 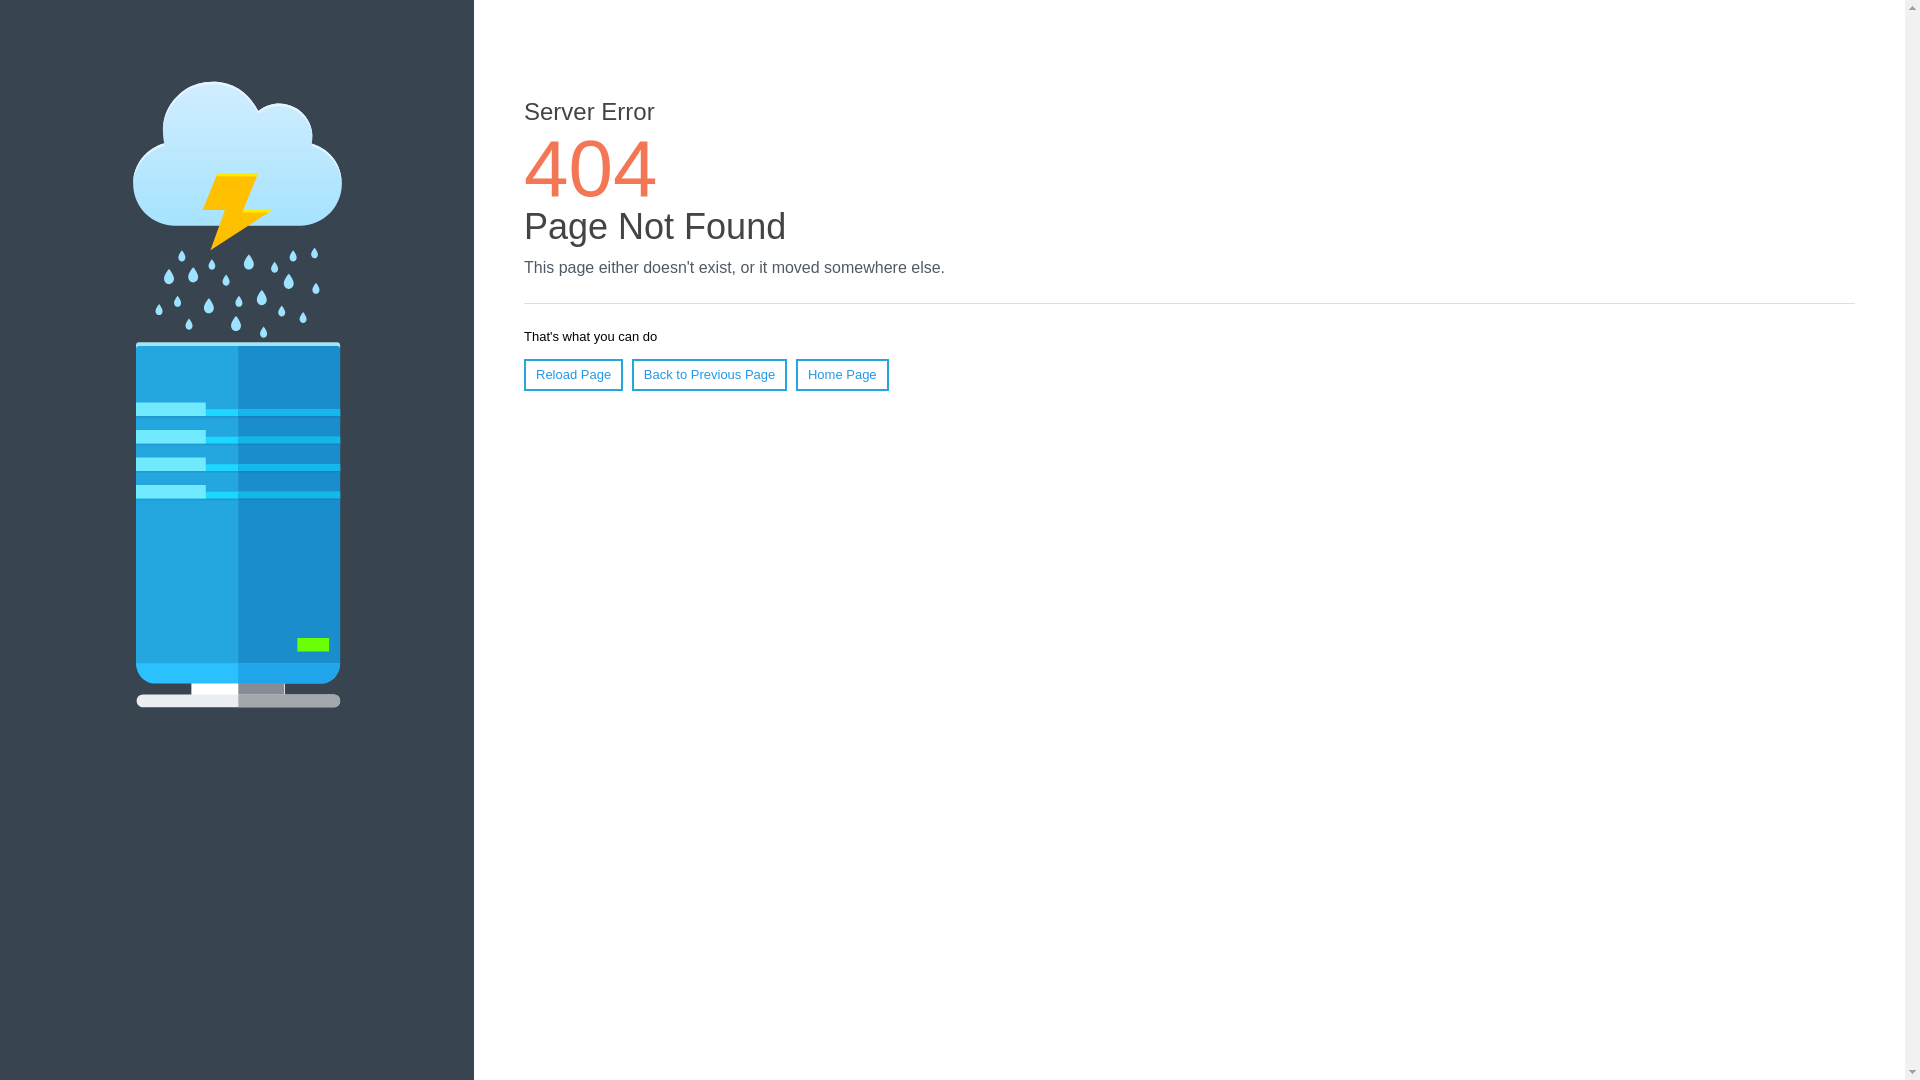 What do you see at coordinates (795, 374) in the screenshot?
I see `'Home Page'` at bounding box center [795, 374].